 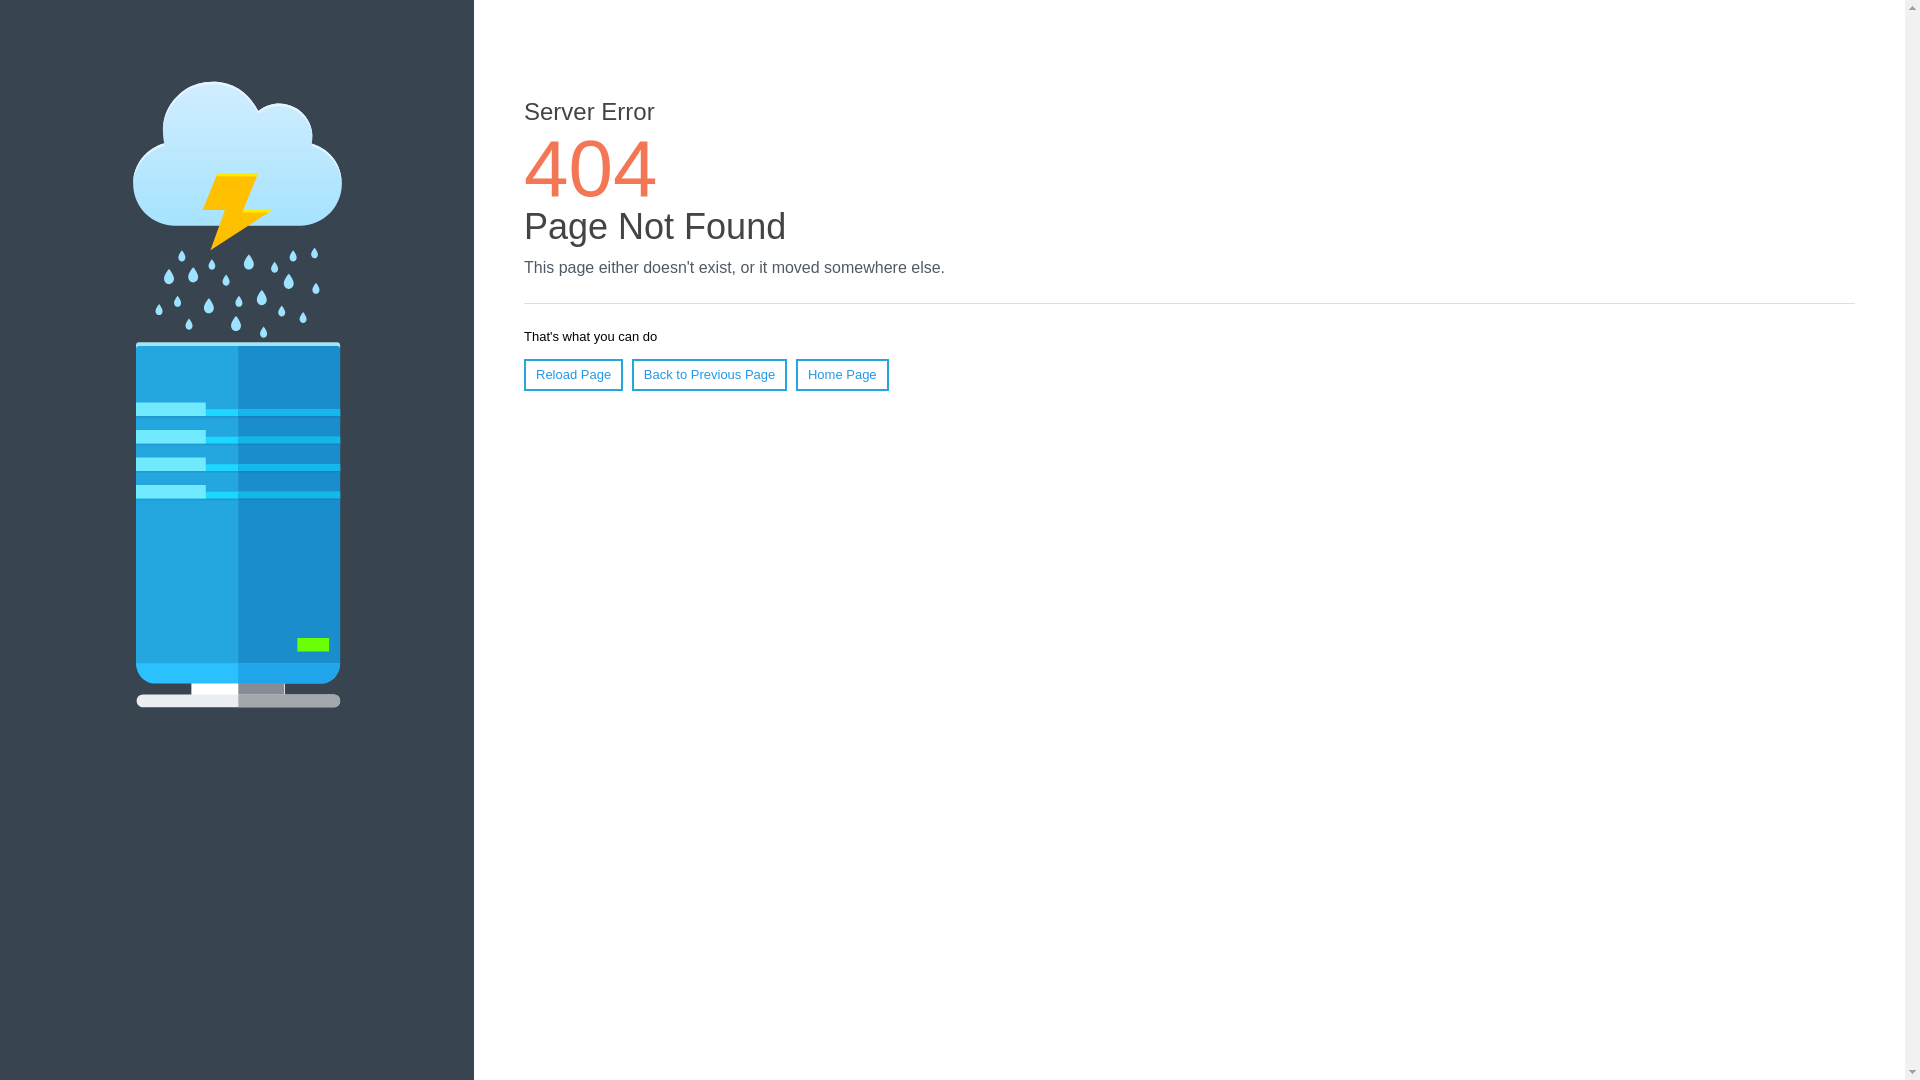 What do you see at coordinates (795, 374) in the screenshot?
I see `'Home Page'` at bounding box center [795, 374].